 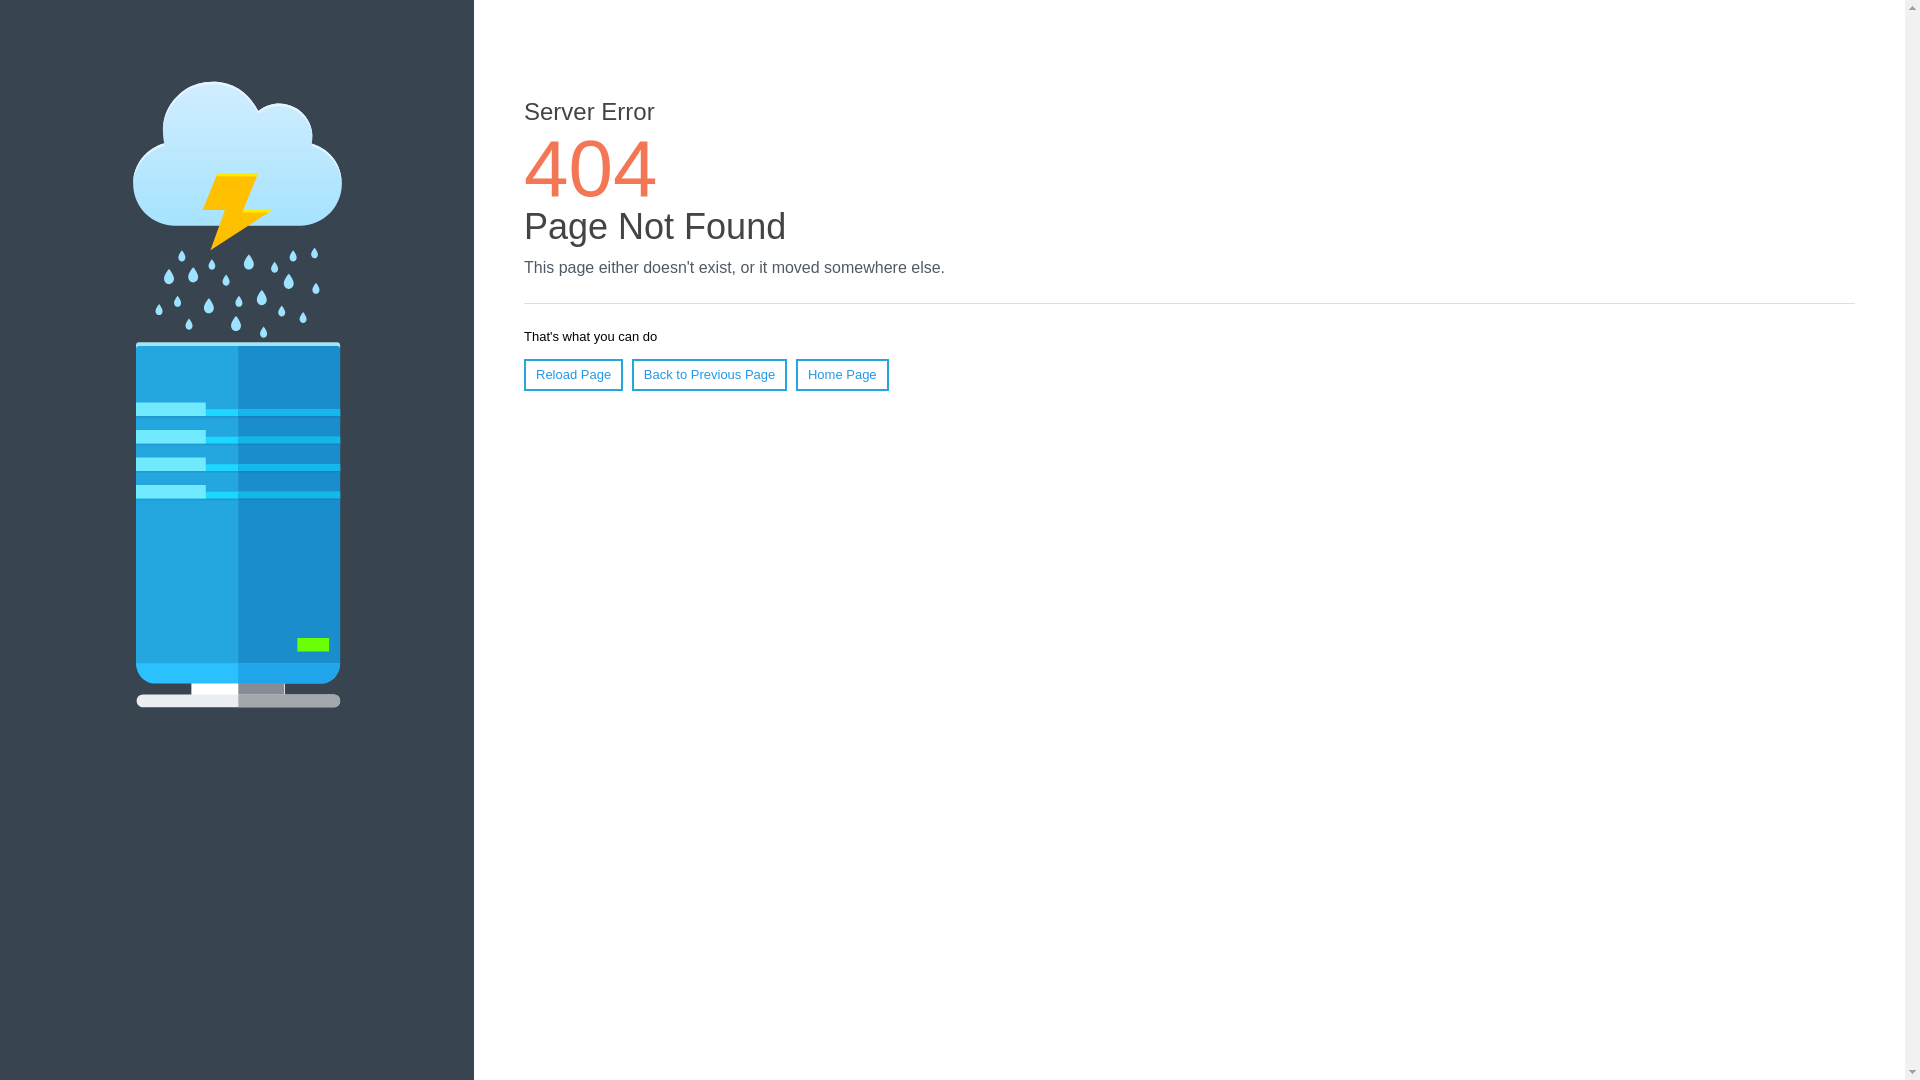 What do you see at coordinates (795, 374) in the screenshot?
I see `'Home Page'` at bounding box center [795, 374].